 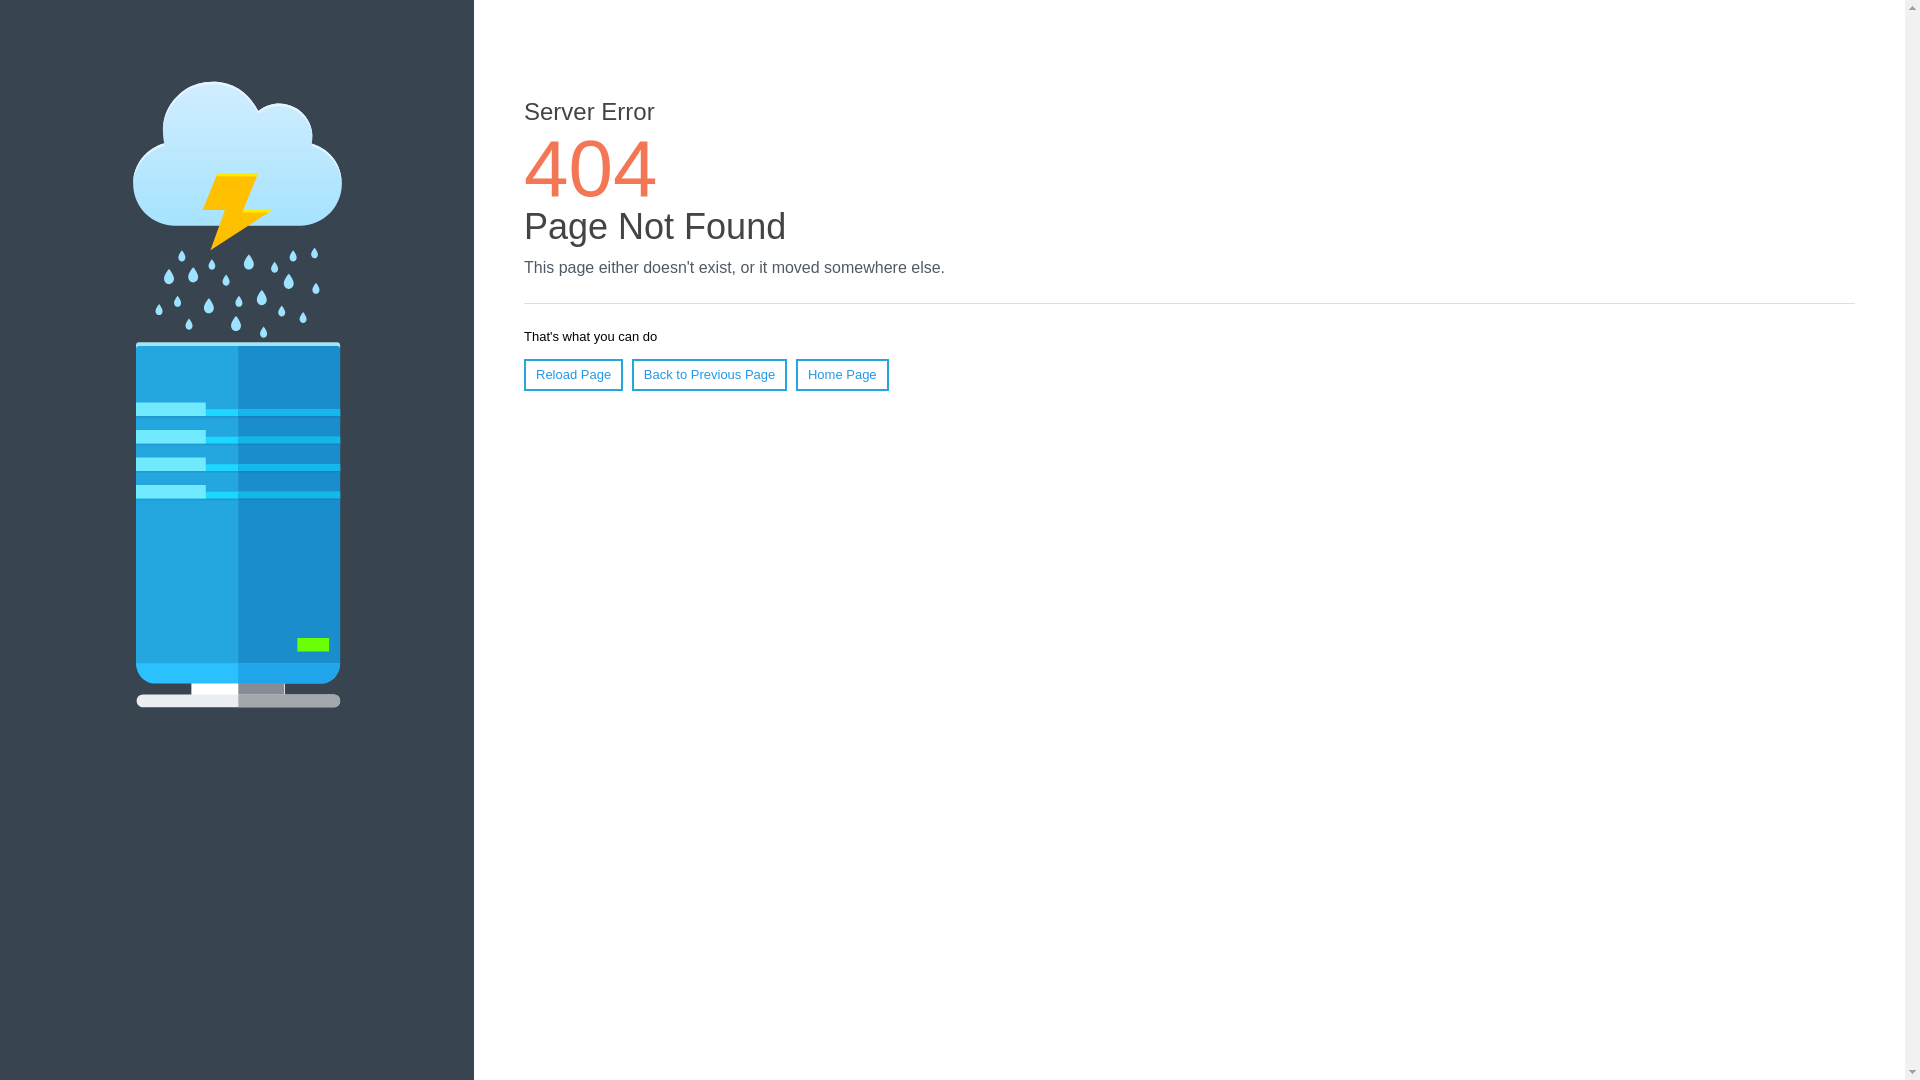 What do you see at coordinates (795, 374) in the screenshot?
I see `'Home Page'` at bounding box center [795, 374].